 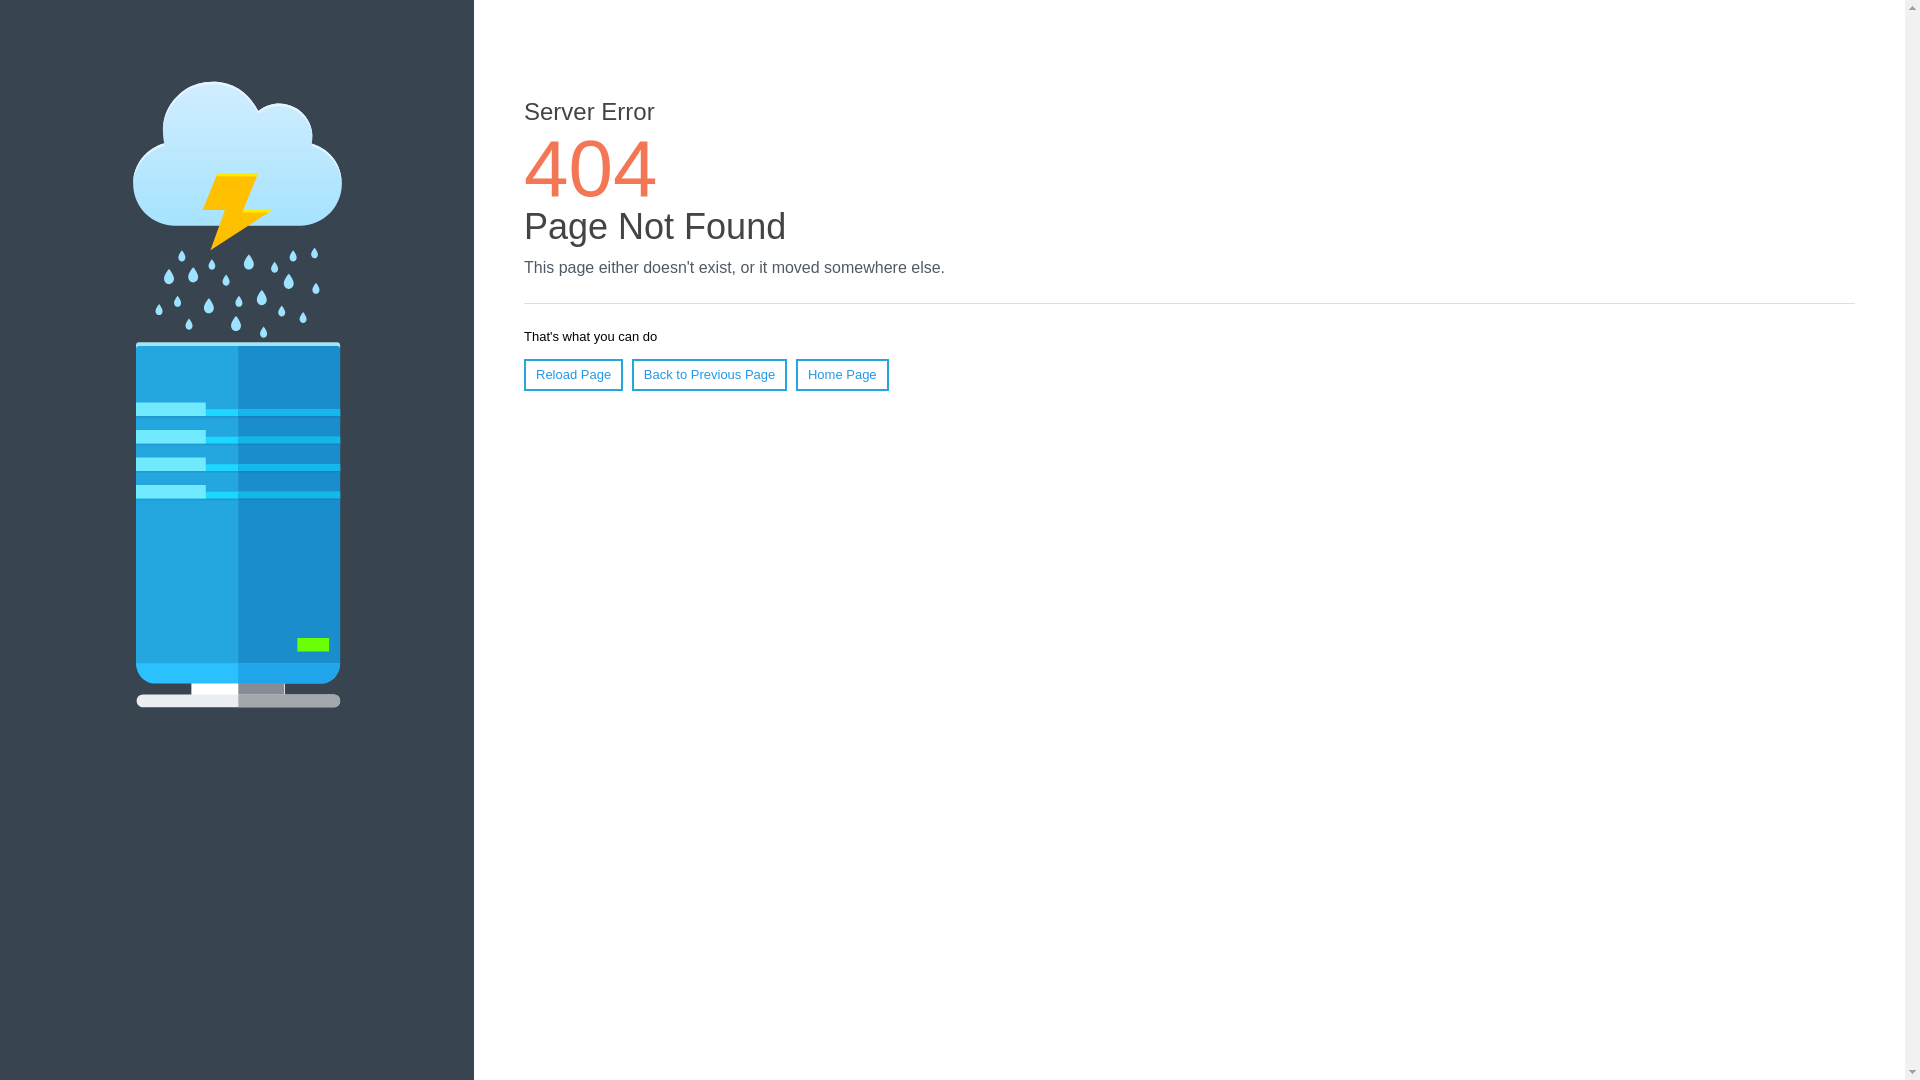 What do you see at coordinates (795, 374) in the screenshot?
I see `'Home Page'` at bounding box center [795, 374].